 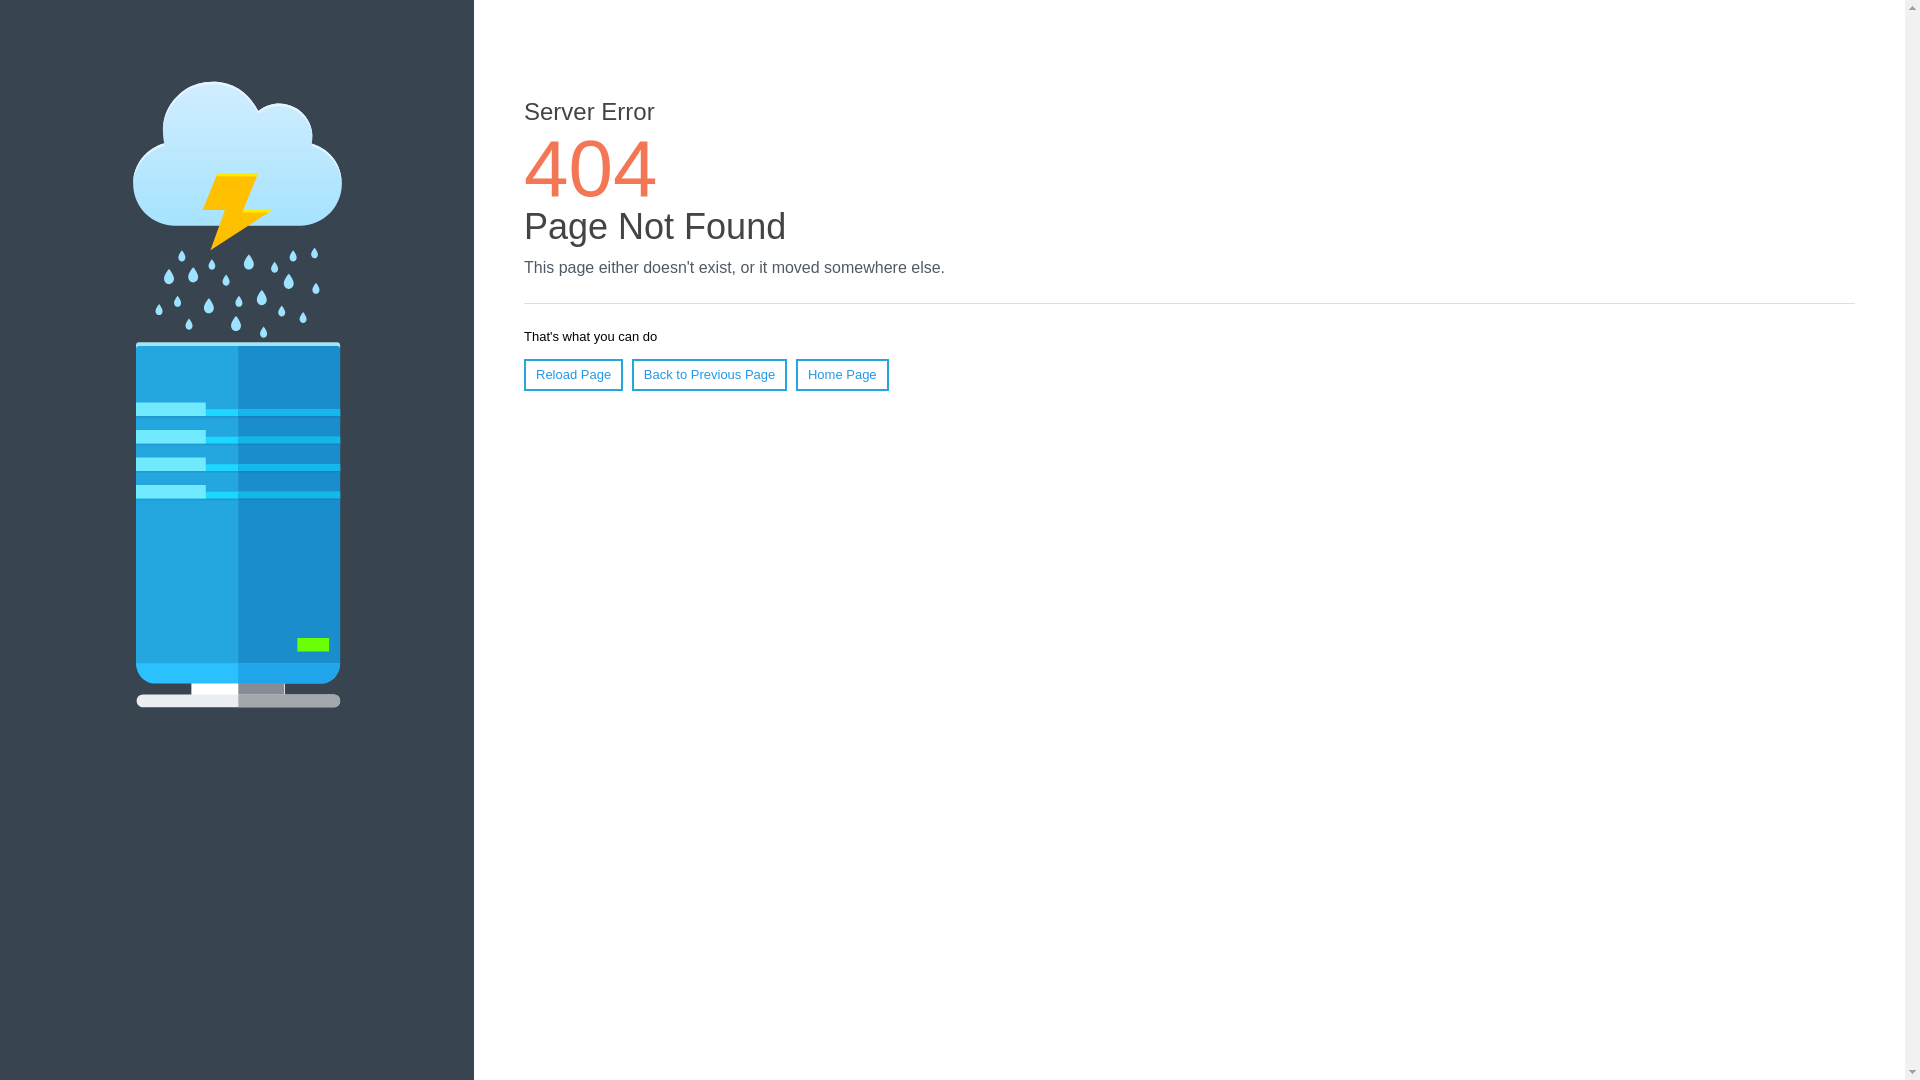 What do you see at coordinates (795, 374) in the screenshot?
I see `'Home Page'` at bounding box center [795, 374].